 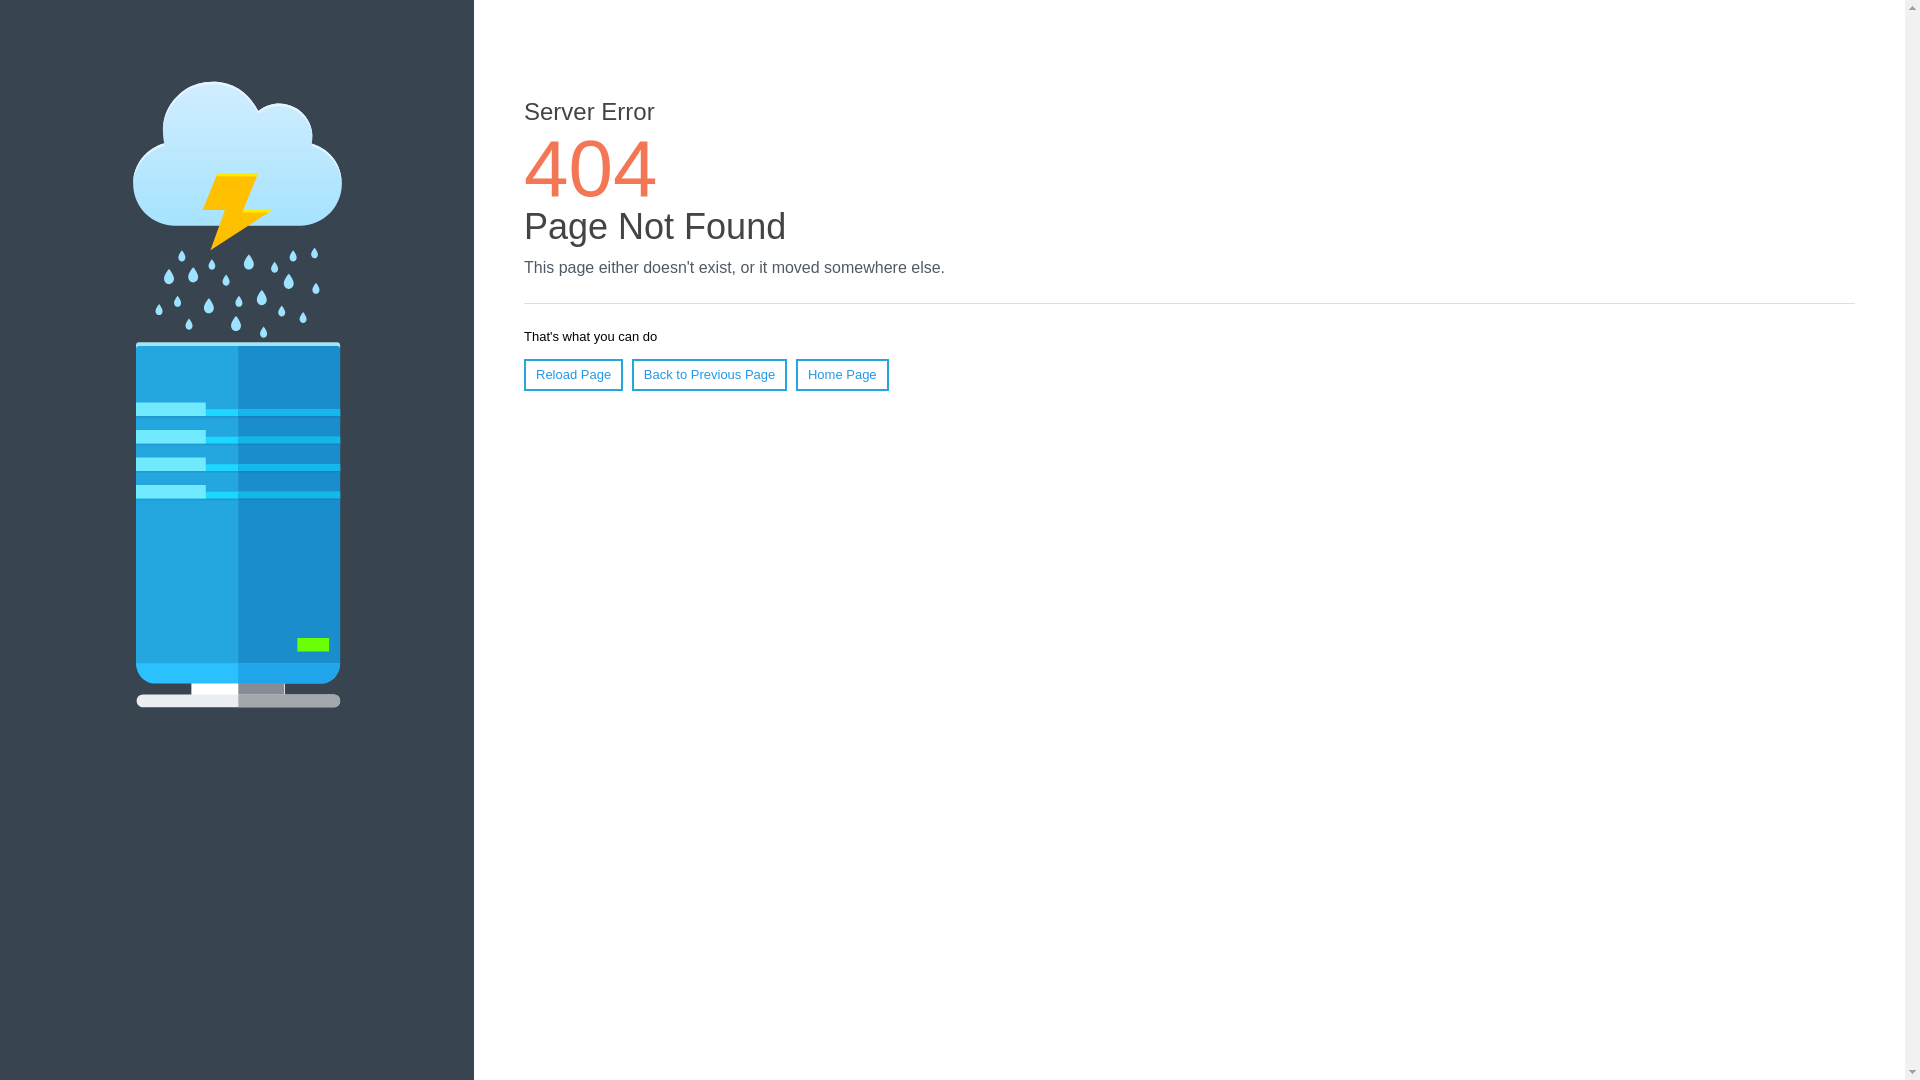 What do you see at coordinates (795, 374) in the screenshot?
I see `'Home Page'` at bounding box center [795, 374].